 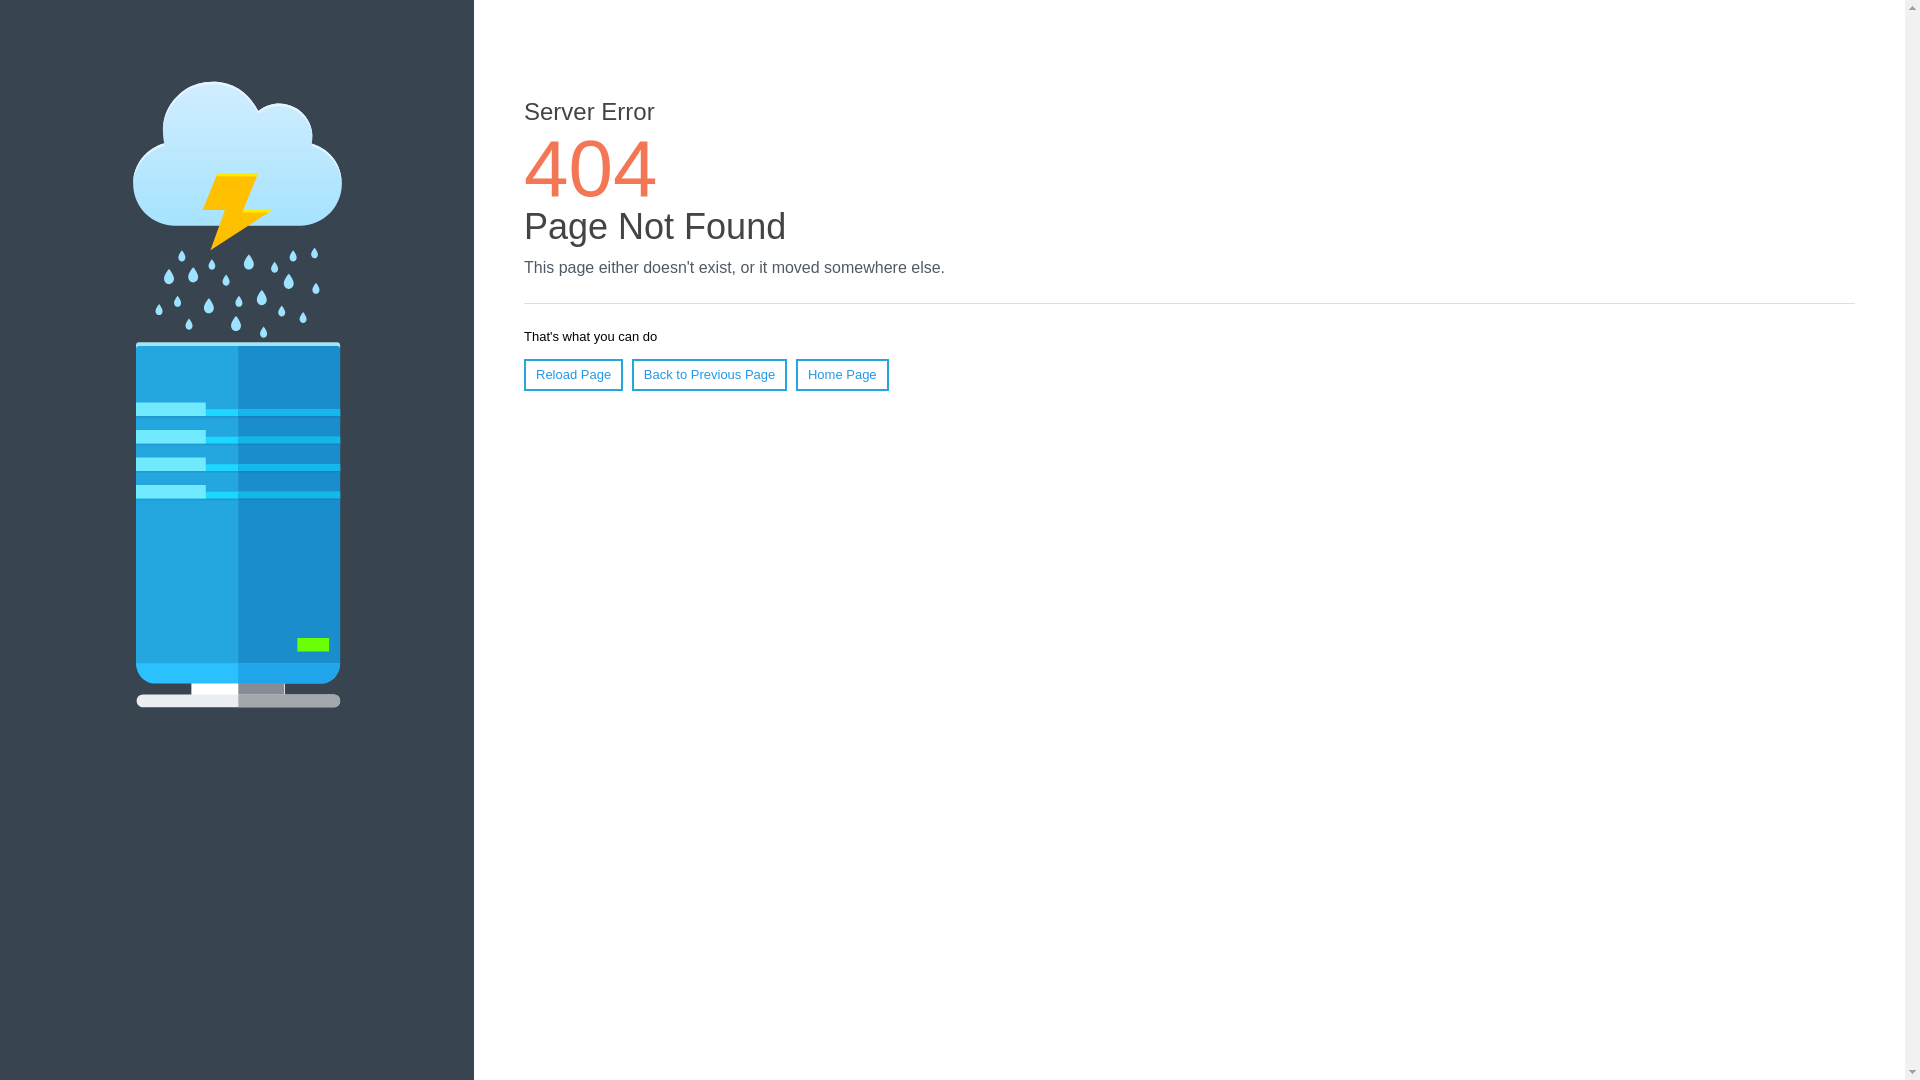 What do you see at coordinates (795, 374) in the screenshot?
I see `'Home Page'` at bounding box center [795, 374].